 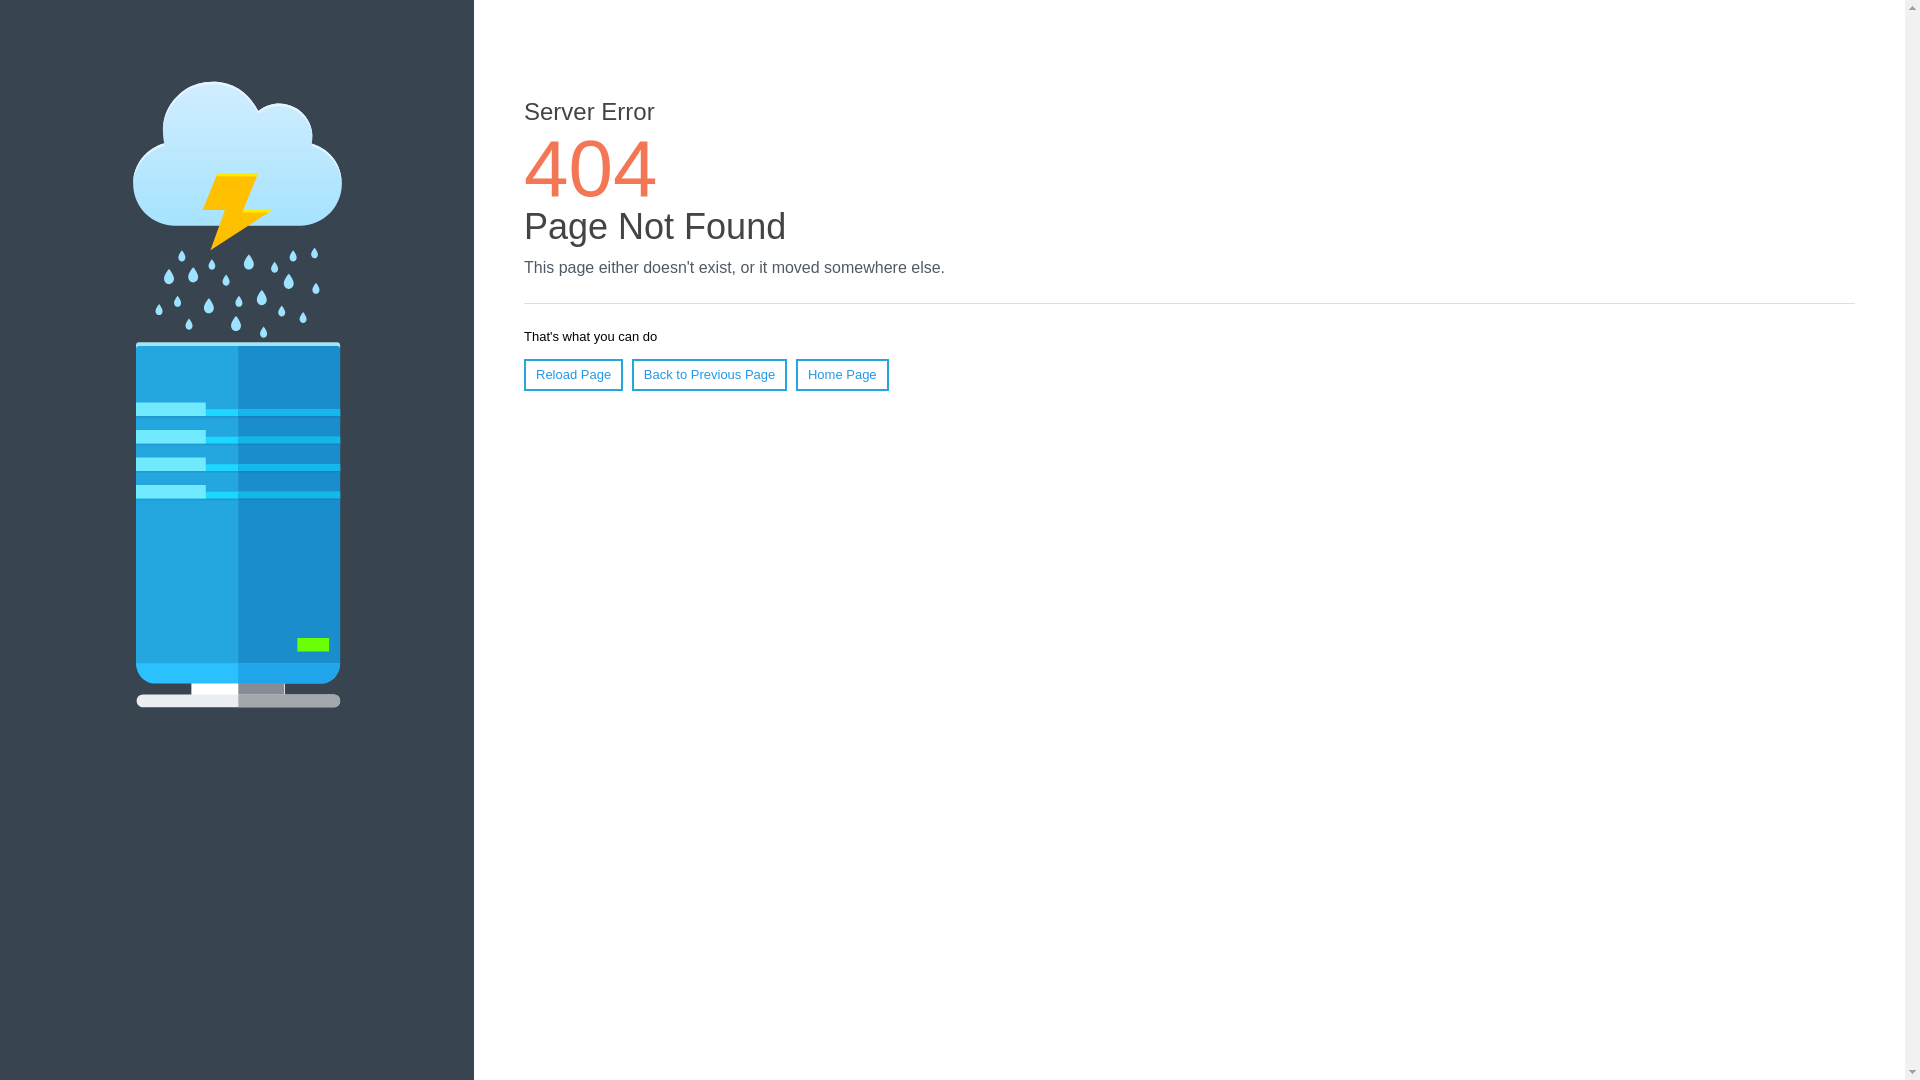 What do you see at coordinates (795, 374) in the screenshot?
I see `'Home Page'` at bounding box center [795, 374].